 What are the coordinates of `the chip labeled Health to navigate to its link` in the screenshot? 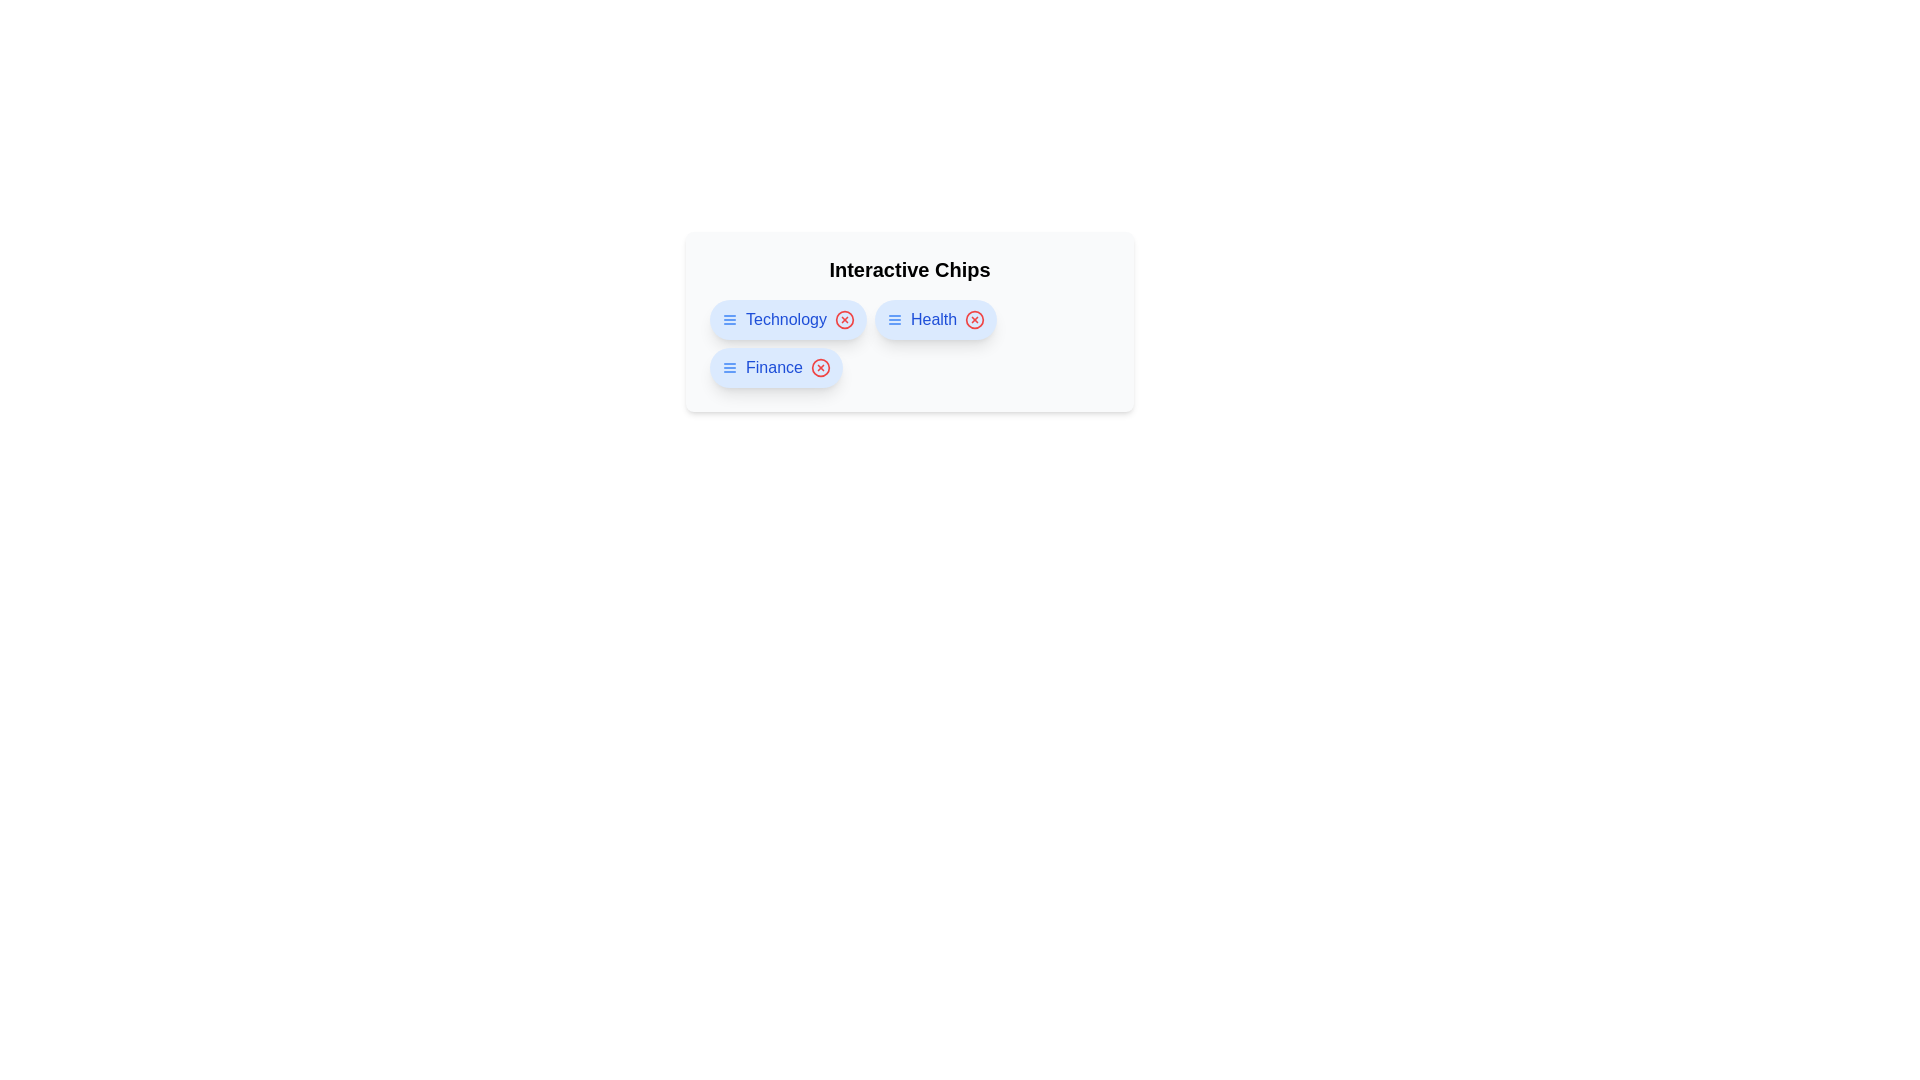 It's located at (933, 319).